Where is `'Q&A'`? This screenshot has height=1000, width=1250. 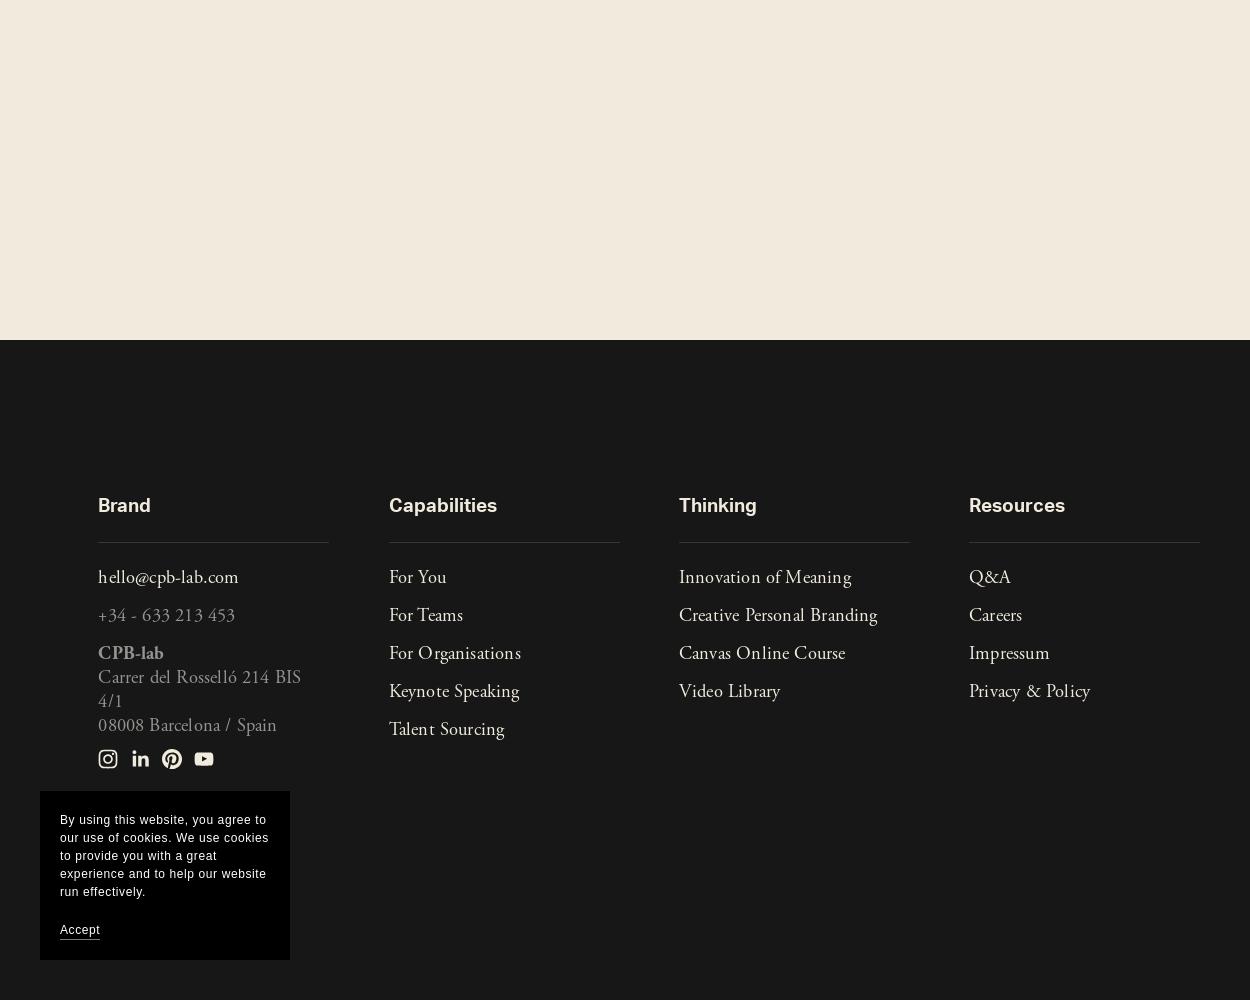 'Q&A' is located at coordinates (968, 577).